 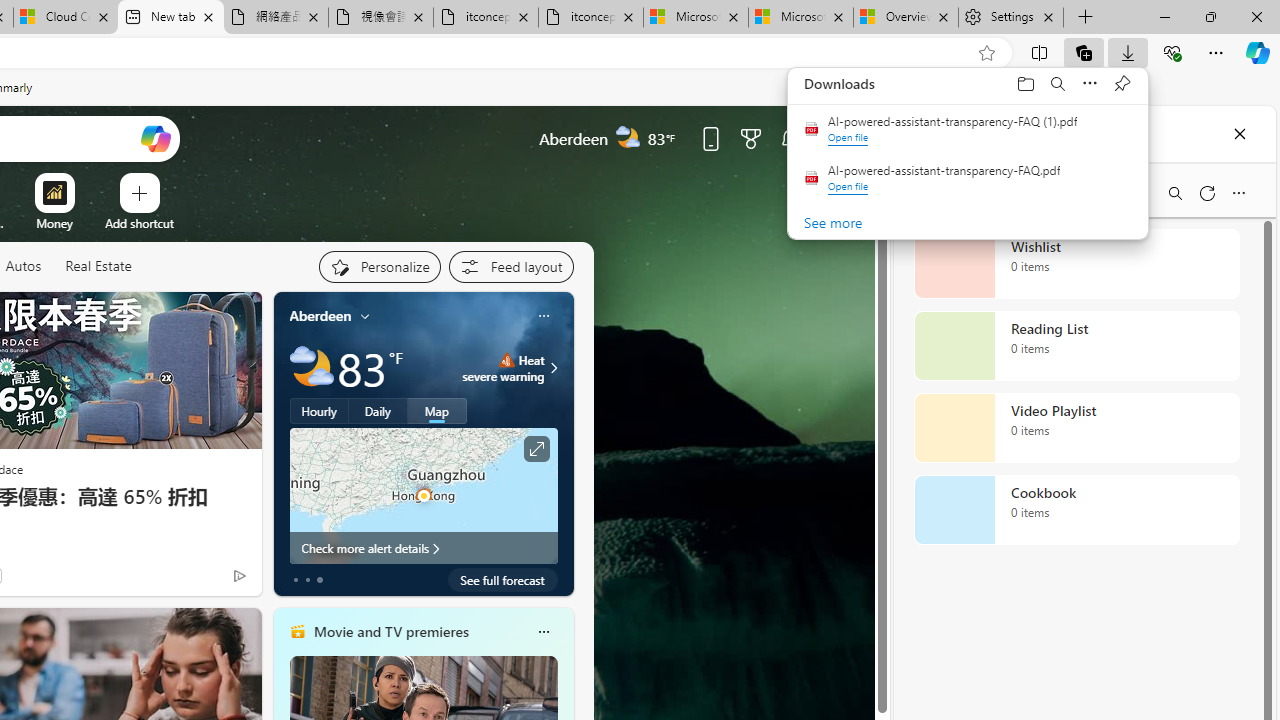 I want to click on 'Search downloads', so click(x=1057, y=82).